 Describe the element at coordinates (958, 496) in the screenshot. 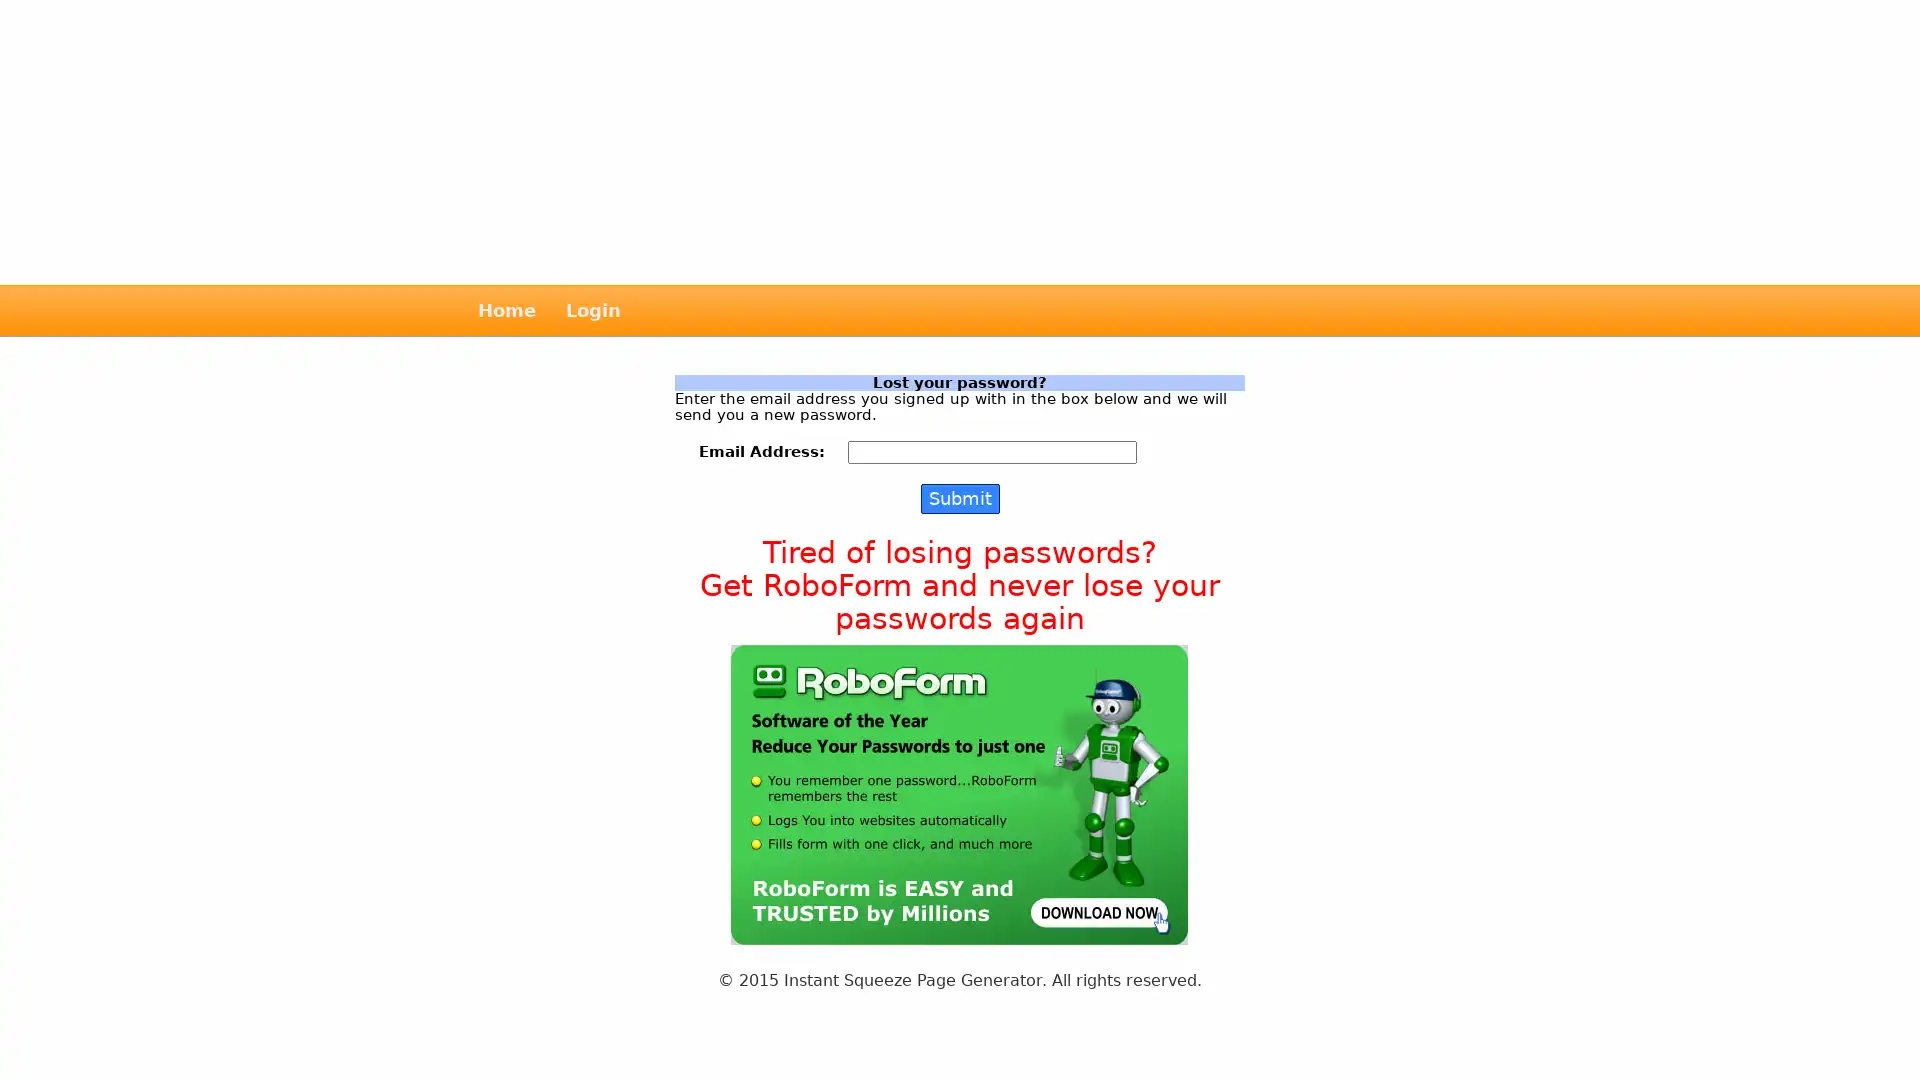

I see `Submit` at that location.